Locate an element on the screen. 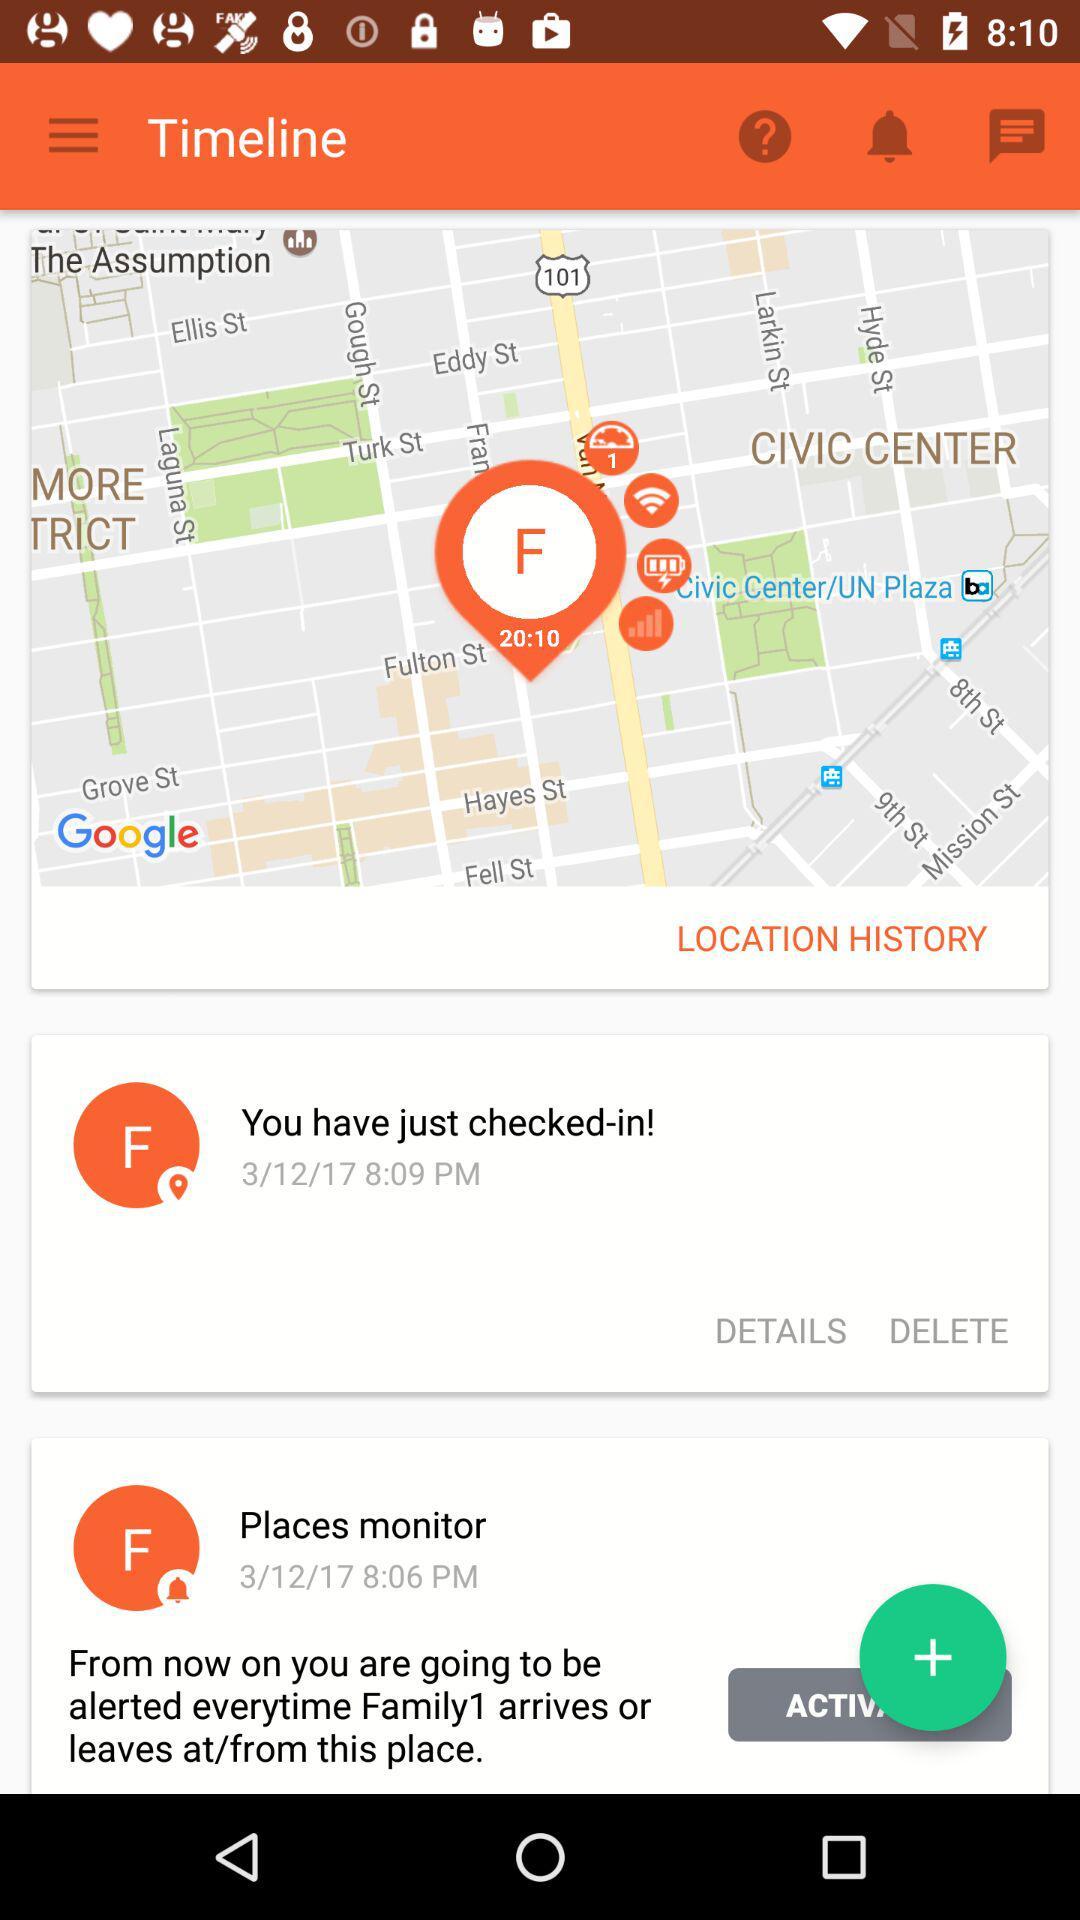  item to the left of the timeline icon is located at coordinates (72, 135).